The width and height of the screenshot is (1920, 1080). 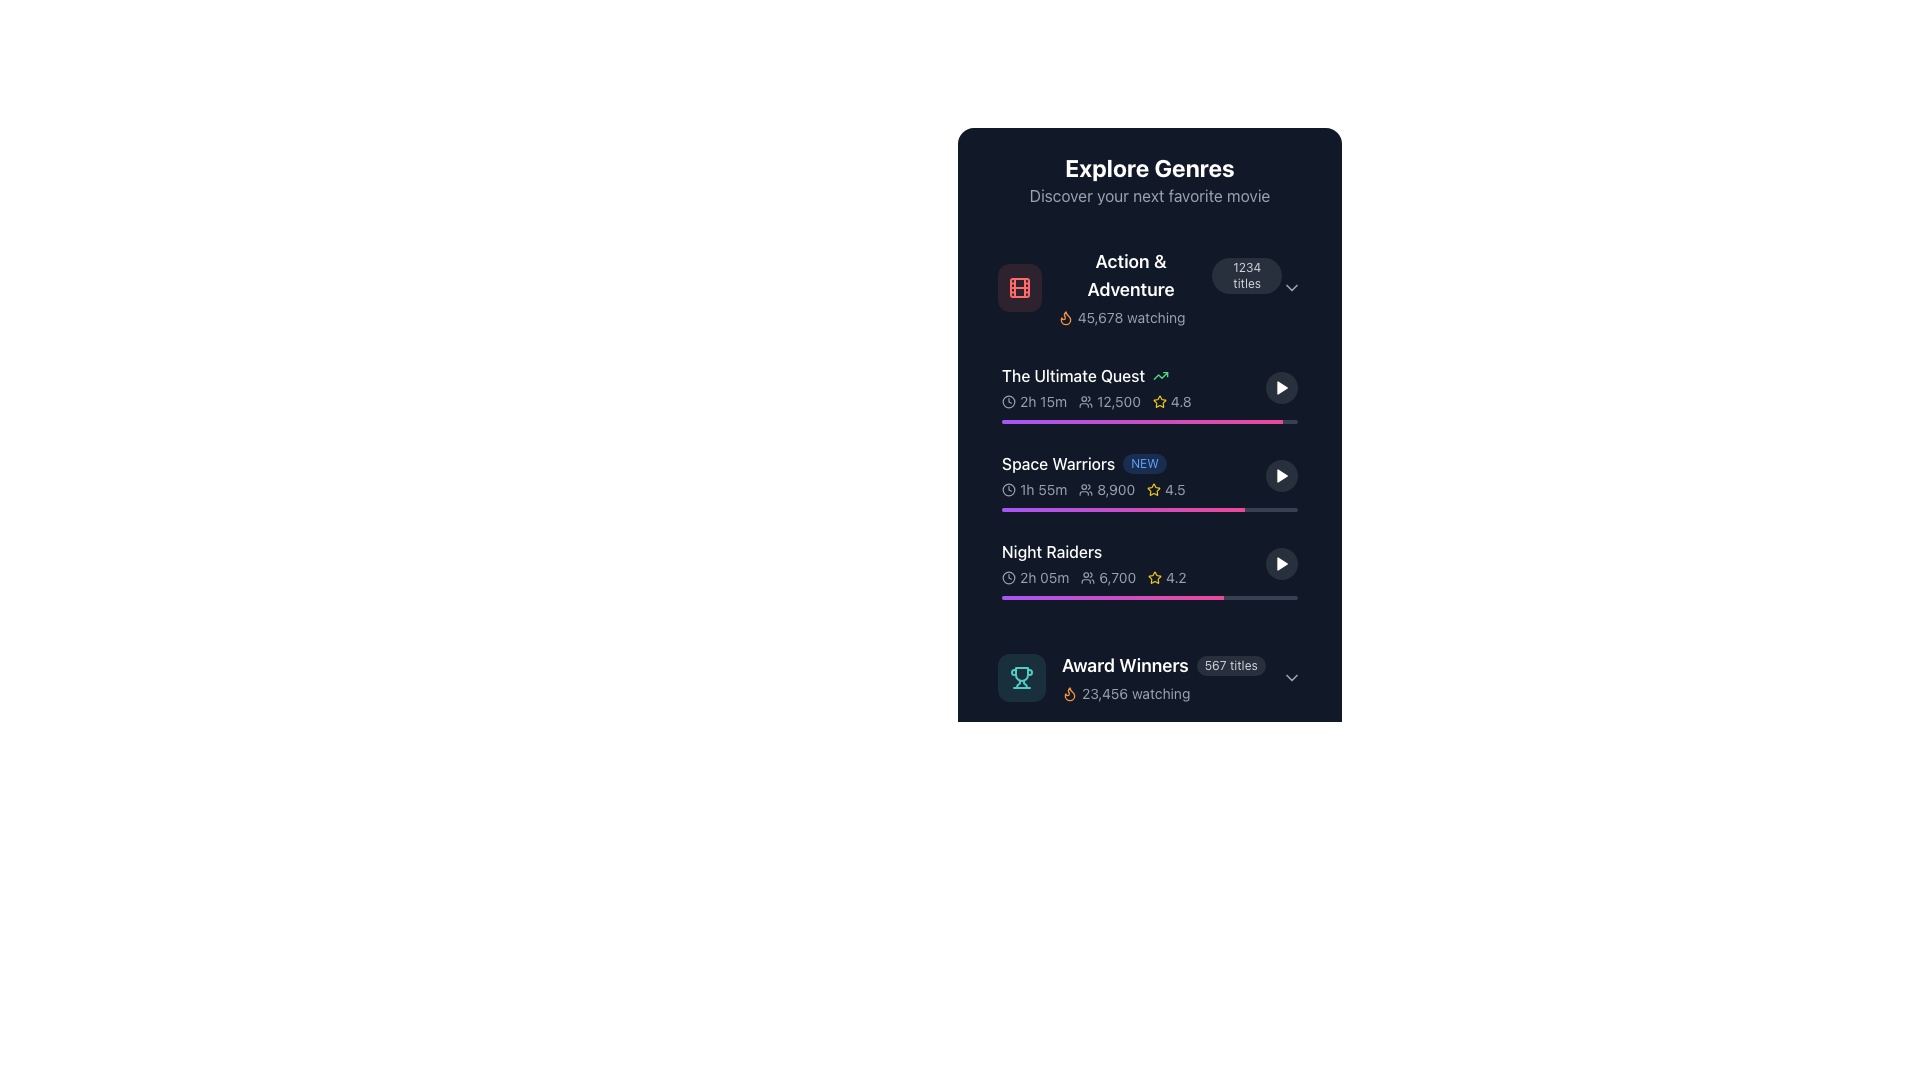 What do you see at coordinates (1150, 677) in the screenshot?
I see `the 'Award Winners' interactive card located at the bottom of the 'Explore Genres' section` at bounding box center [1150, 677].